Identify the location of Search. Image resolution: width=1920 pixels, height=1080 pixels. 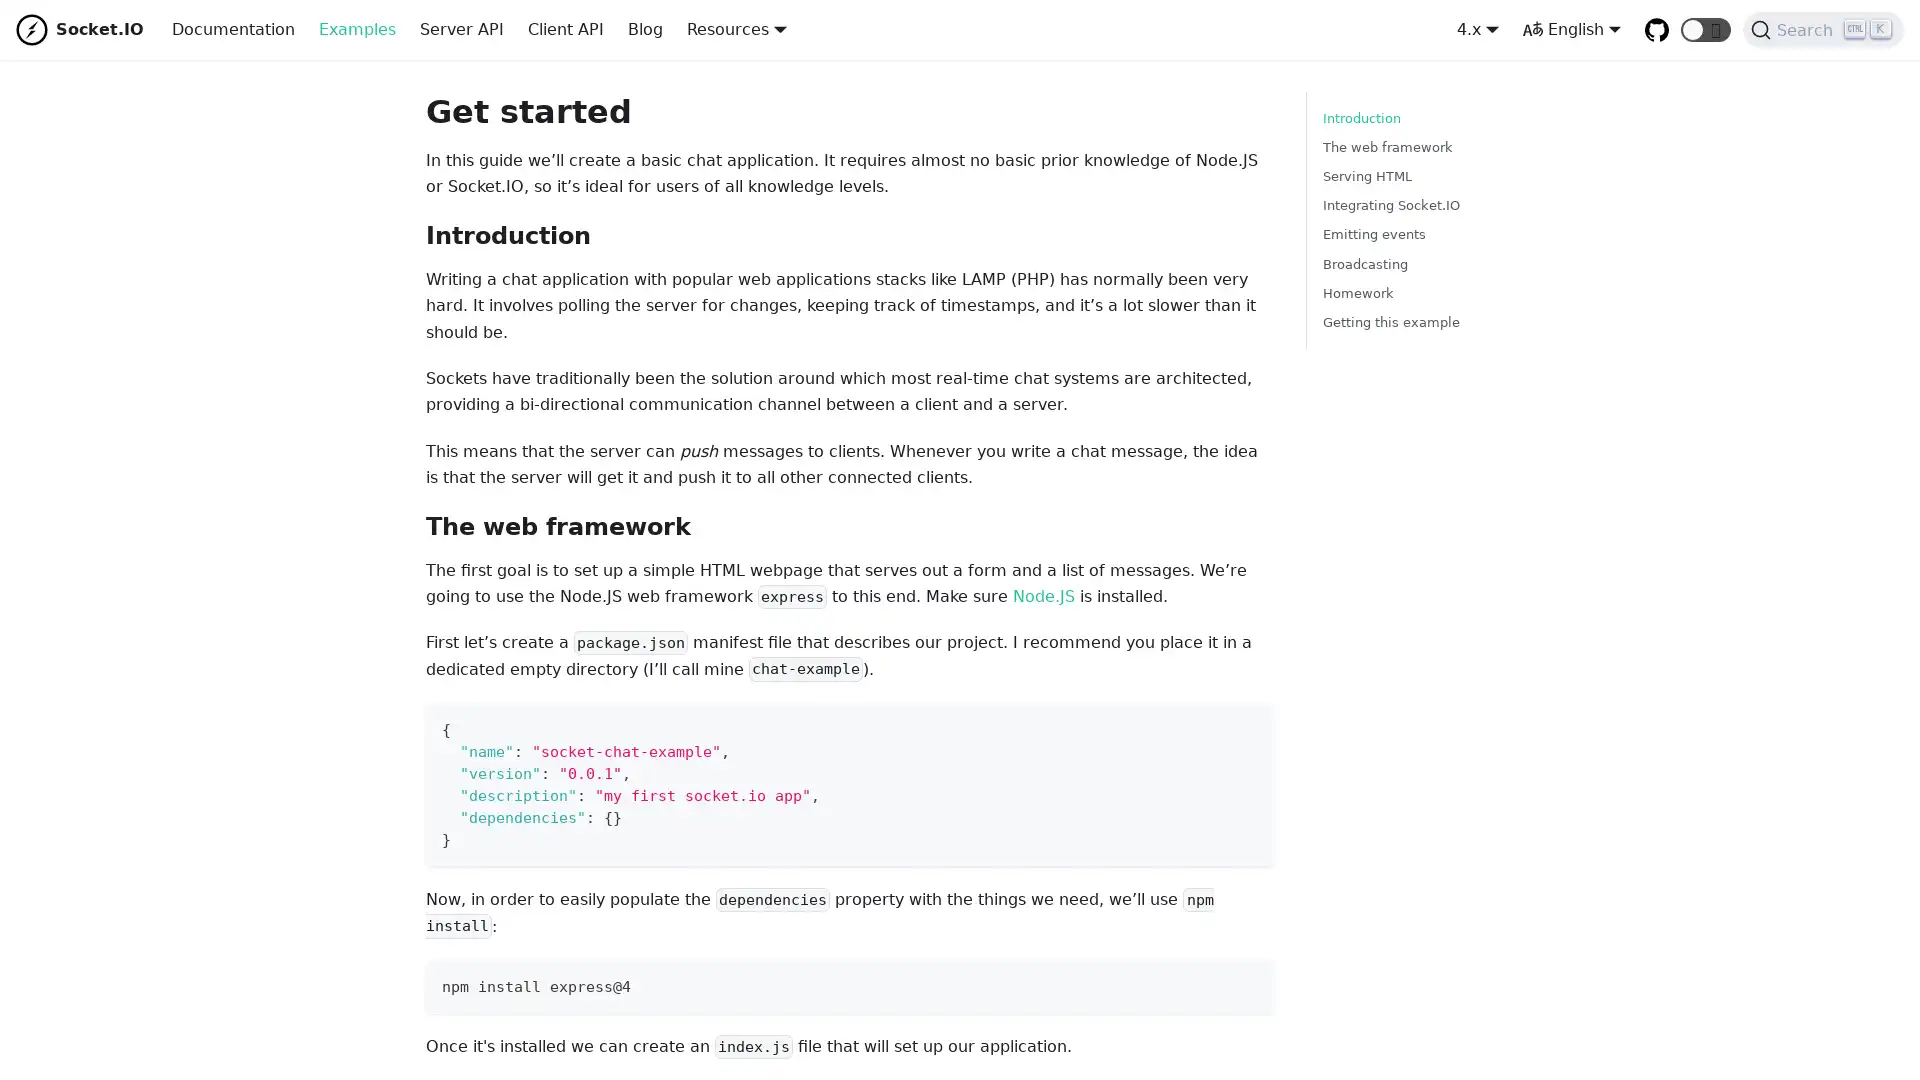
(1823, 30).